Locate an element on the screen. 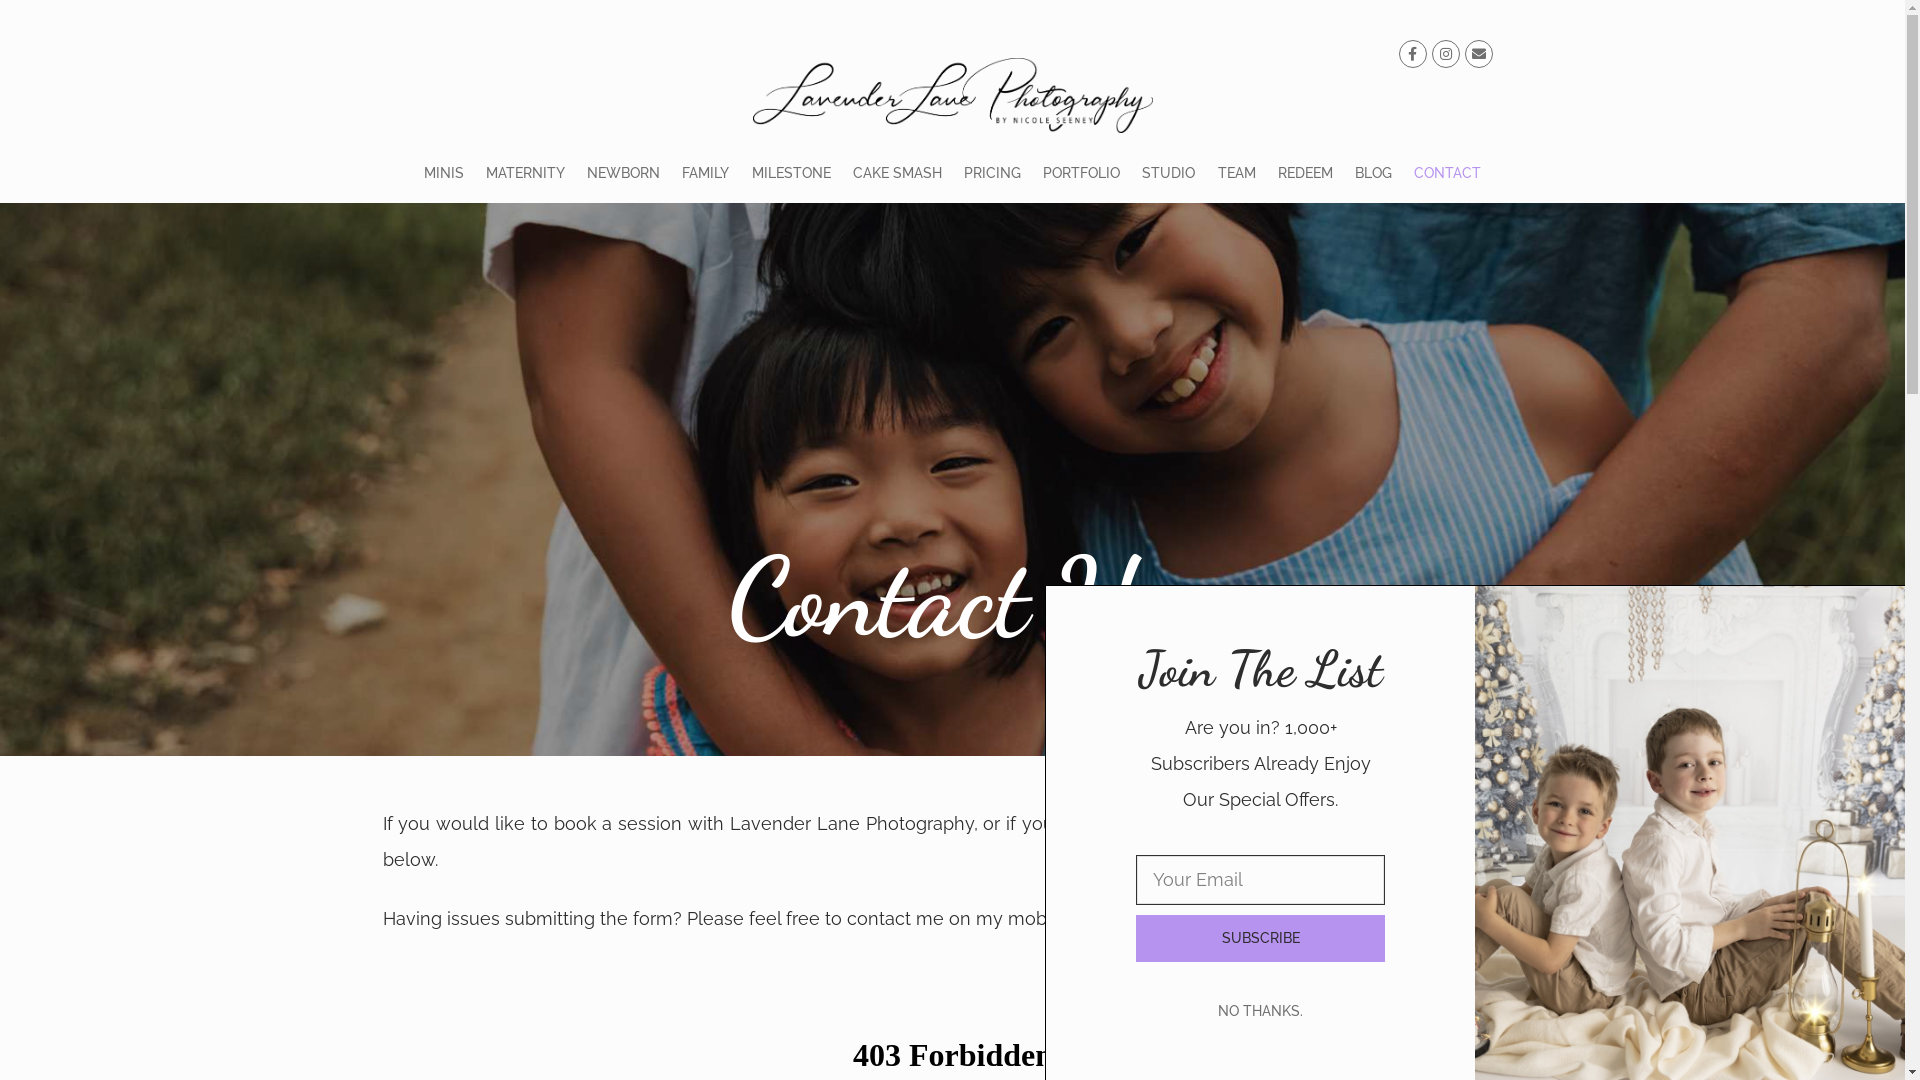 This screenshot has height=1080, width=1920. '0405 343 949,' is located at coordinates (1074, 918).